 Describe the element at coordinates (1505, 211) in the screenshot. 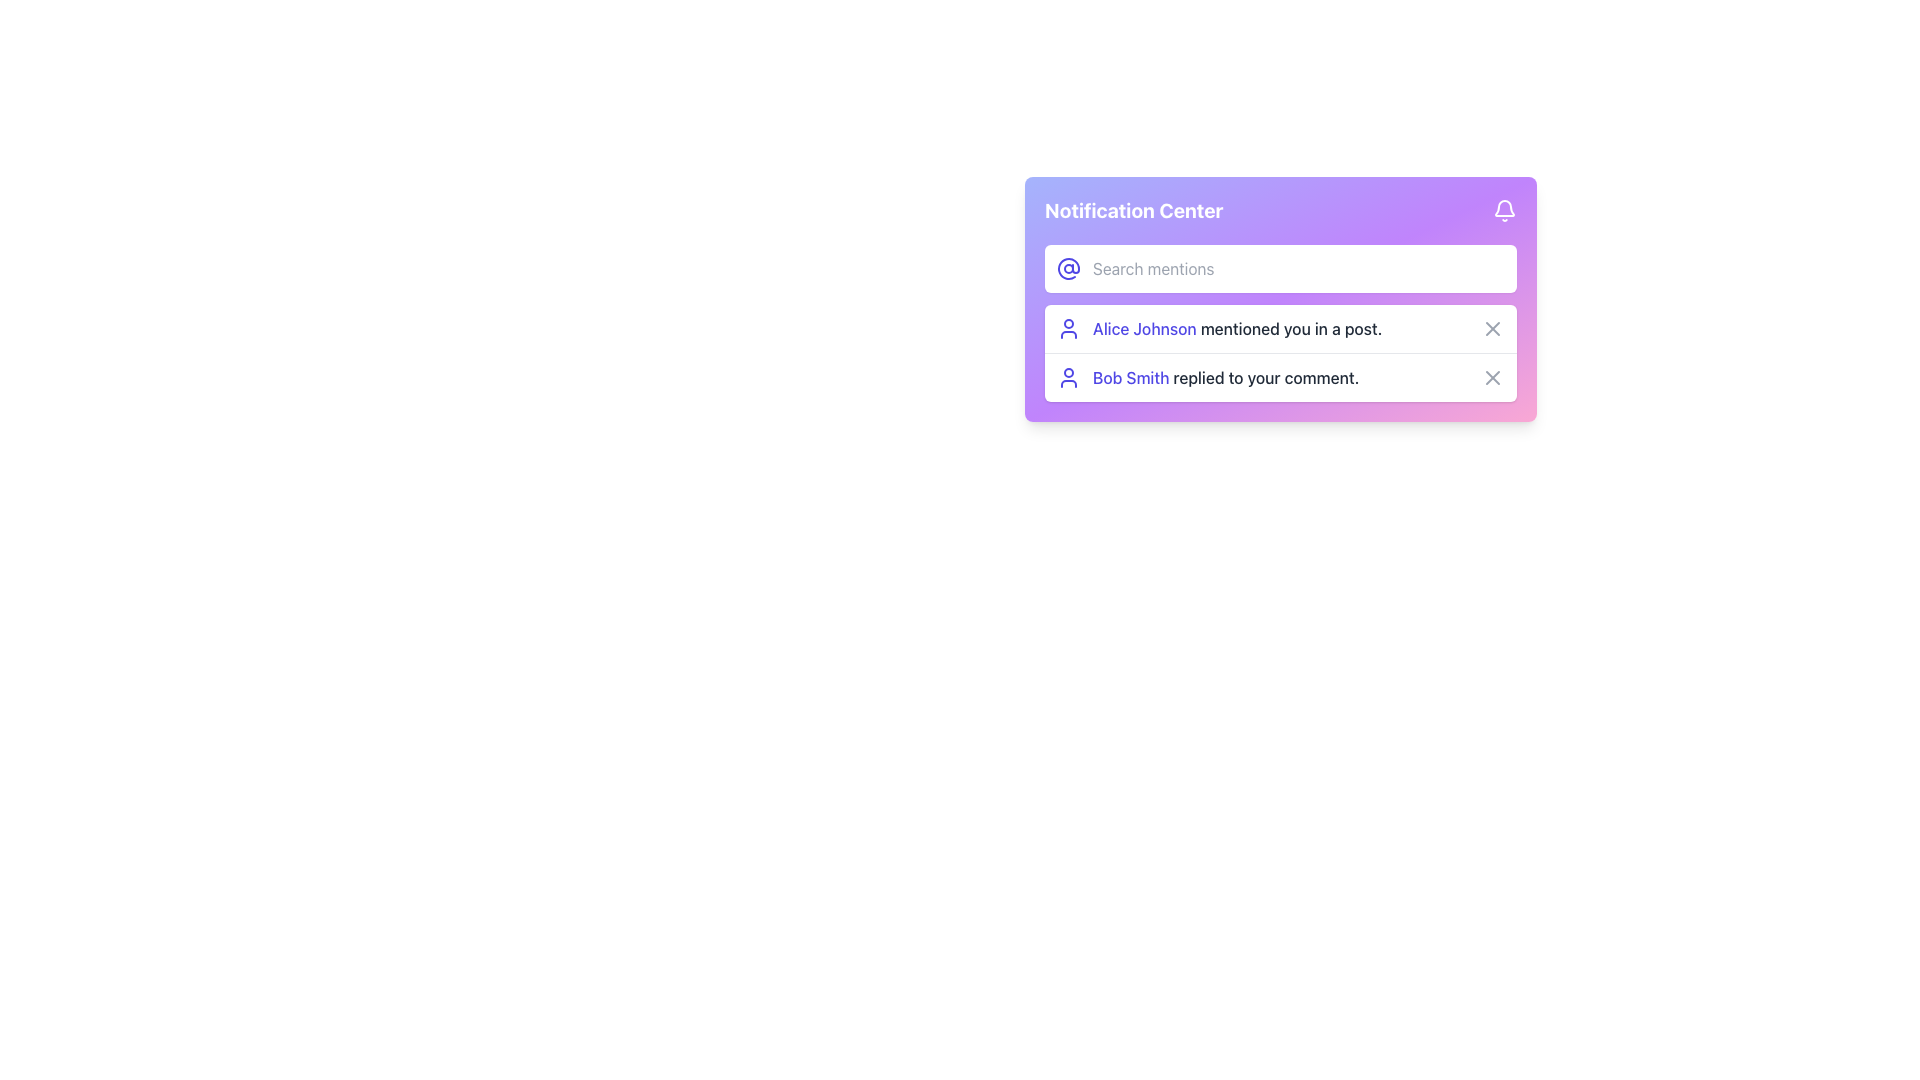

I see `the bell icon located in the top-right corner of the Notification Center, which indicates new updates, alerts, or messages to the user` at that location.